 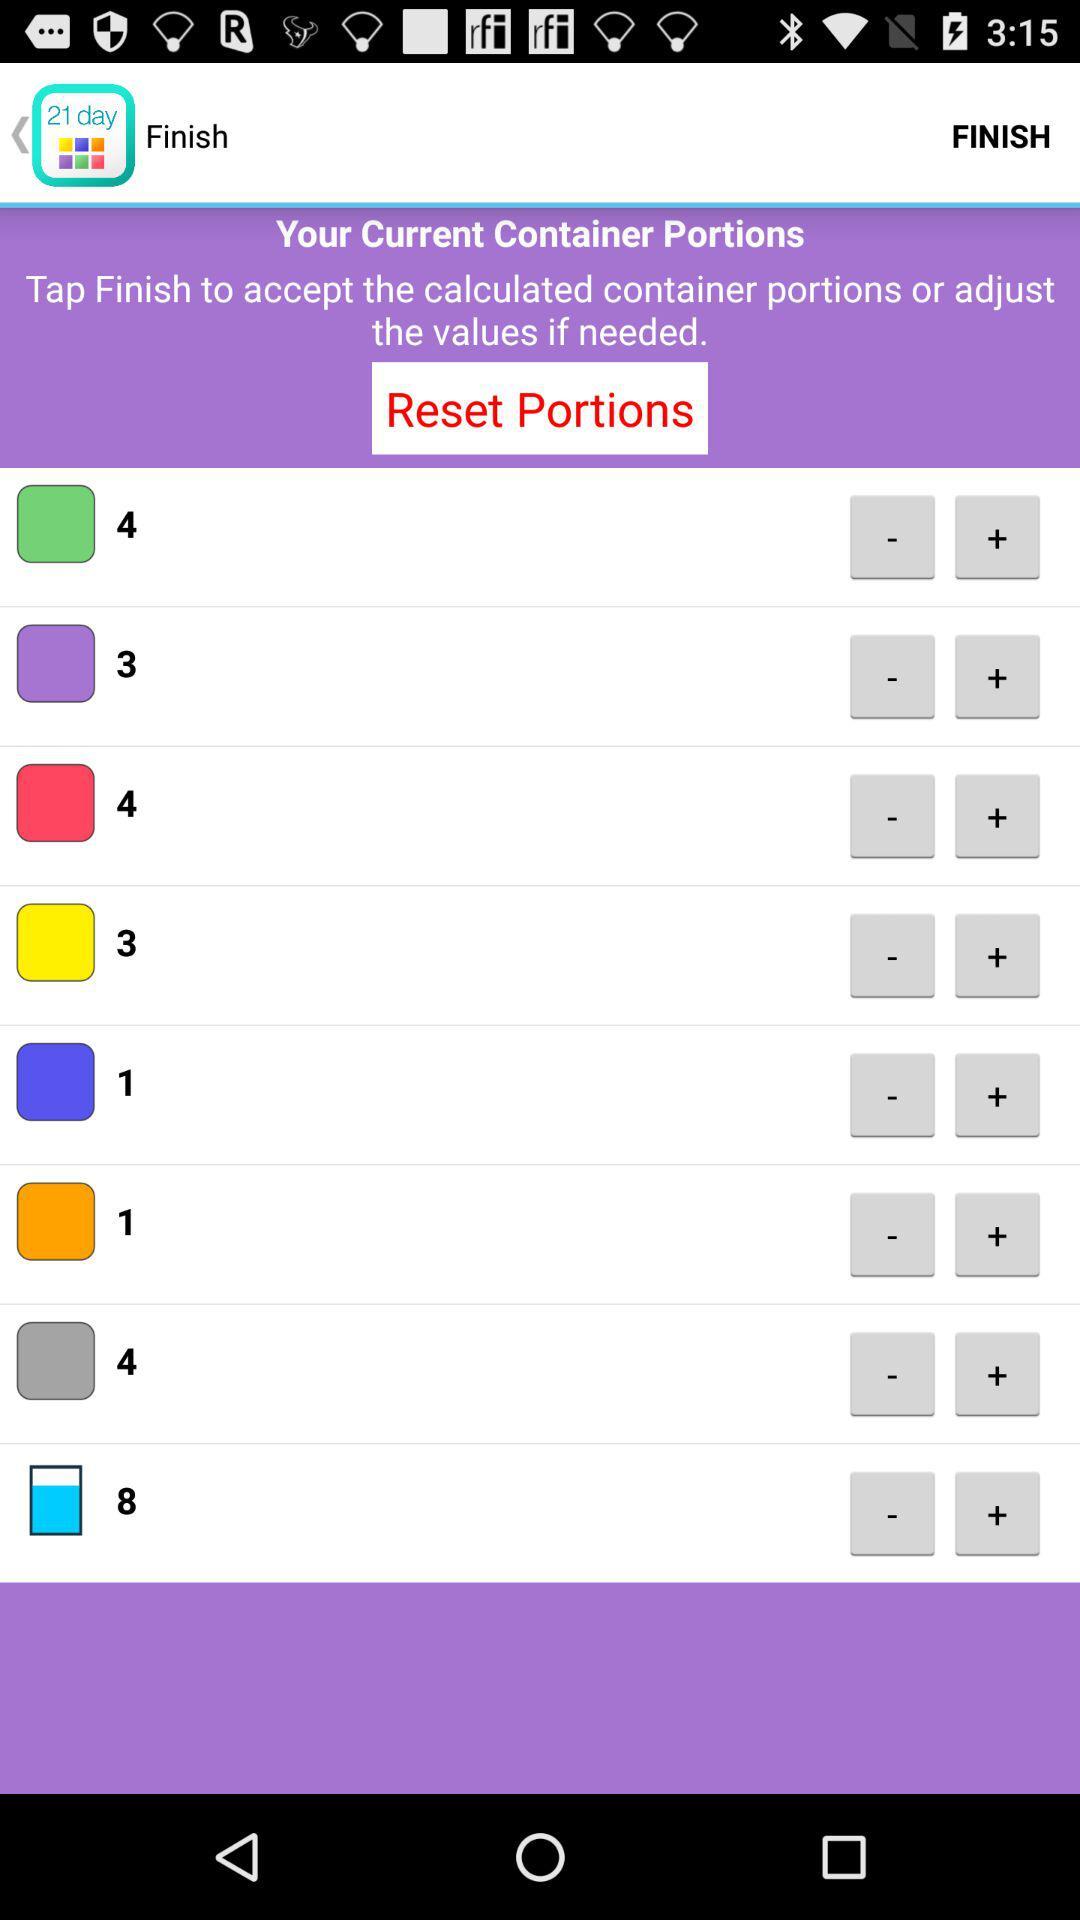 I want to click on - button, so click(x=891, y=1372).